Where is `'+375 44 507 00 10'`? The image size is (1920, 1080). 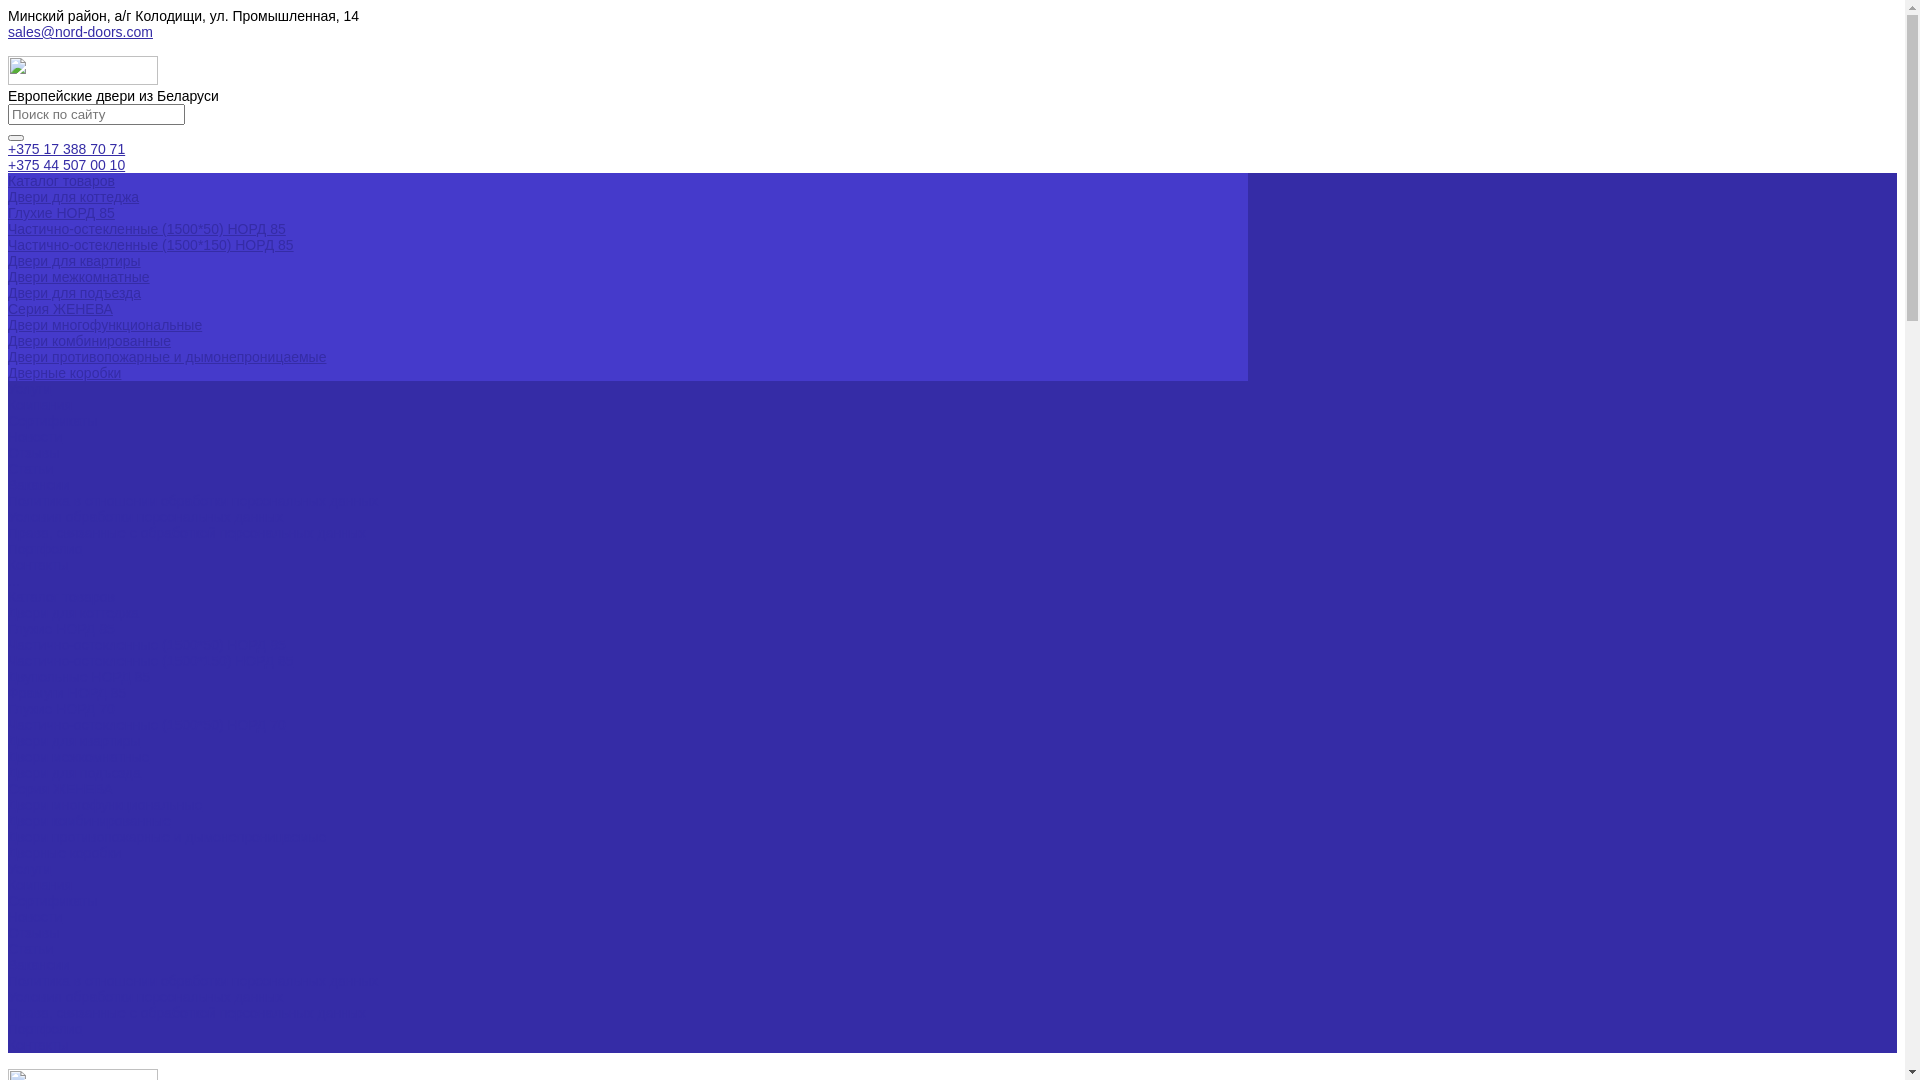
'+375 44 507 00 10' is located at coordinates (66, 164).